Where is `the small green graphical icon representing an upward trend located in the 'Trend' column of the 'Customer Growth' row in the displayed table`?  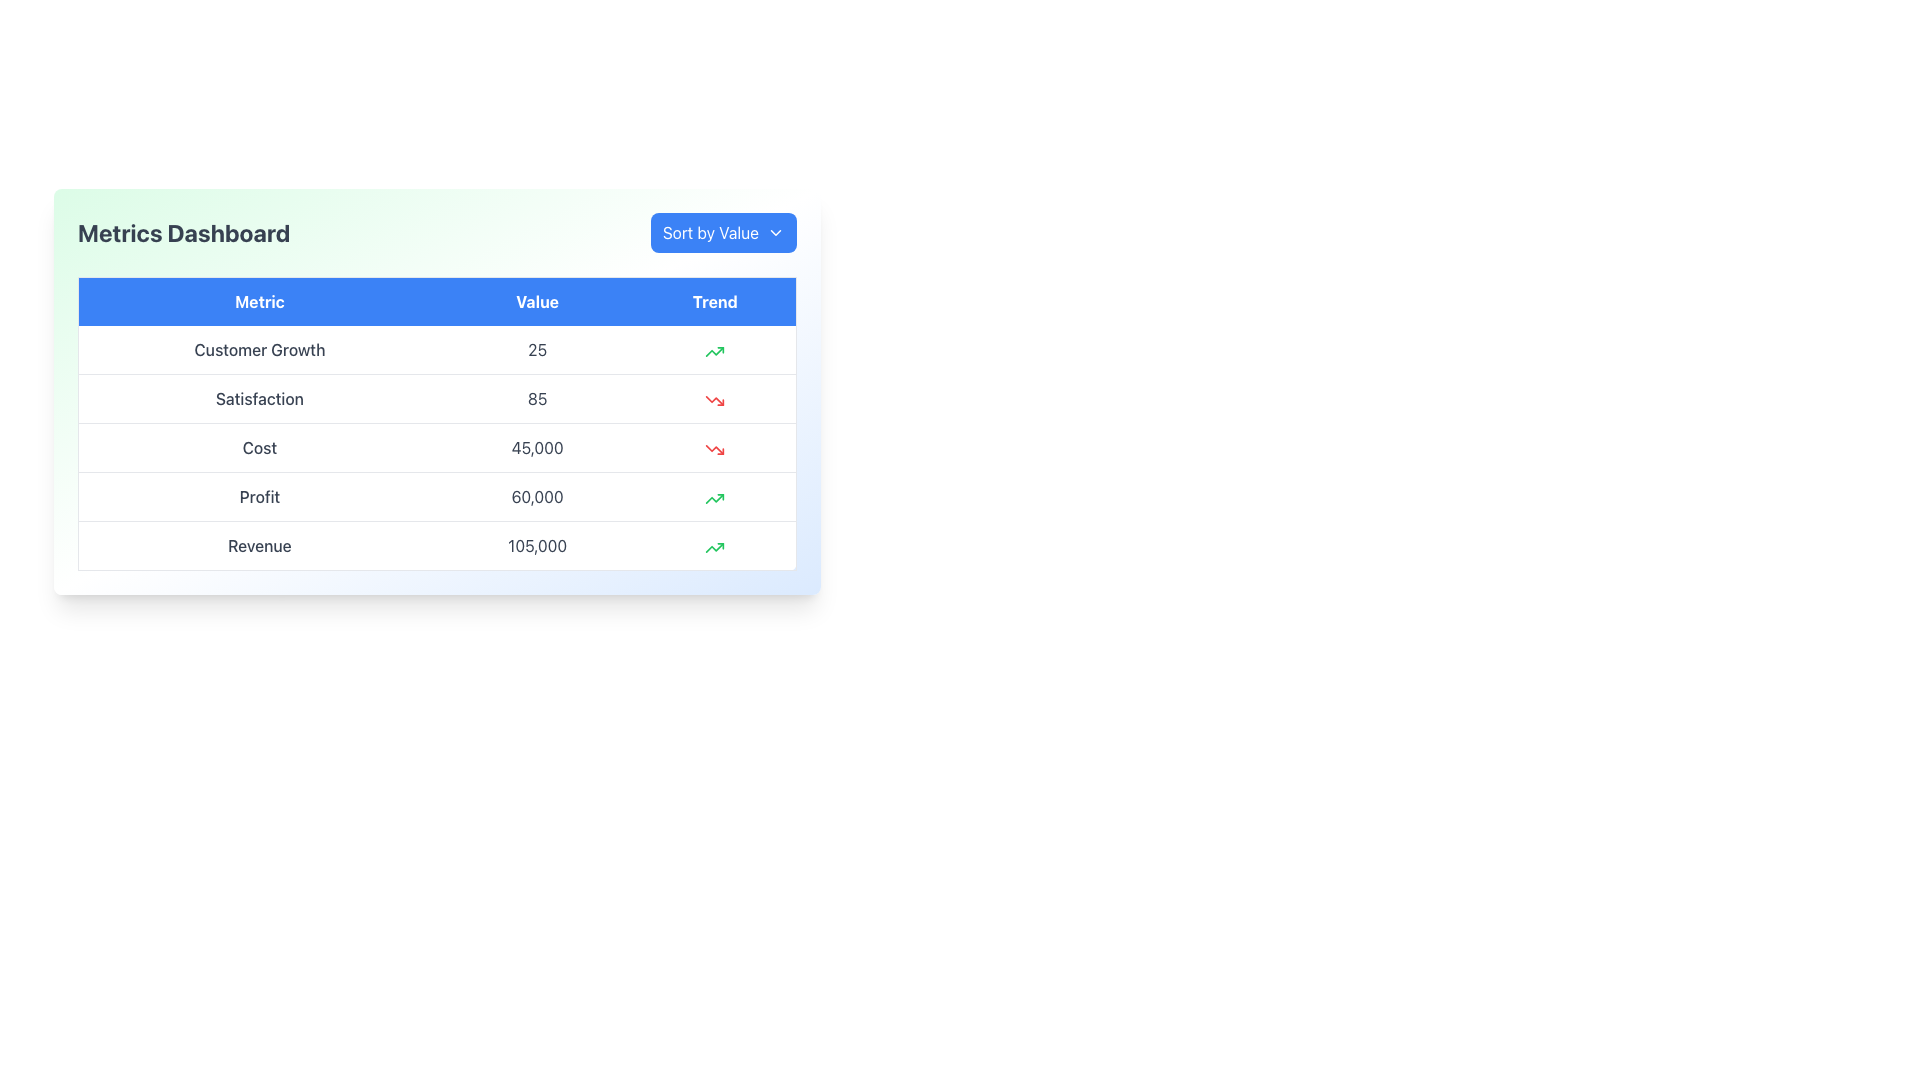
the small green graphical icon representing an upward trend located in the 'Trend' column of the 'Customer Growth' row in the displayed table is located at coordinates (715, 349).